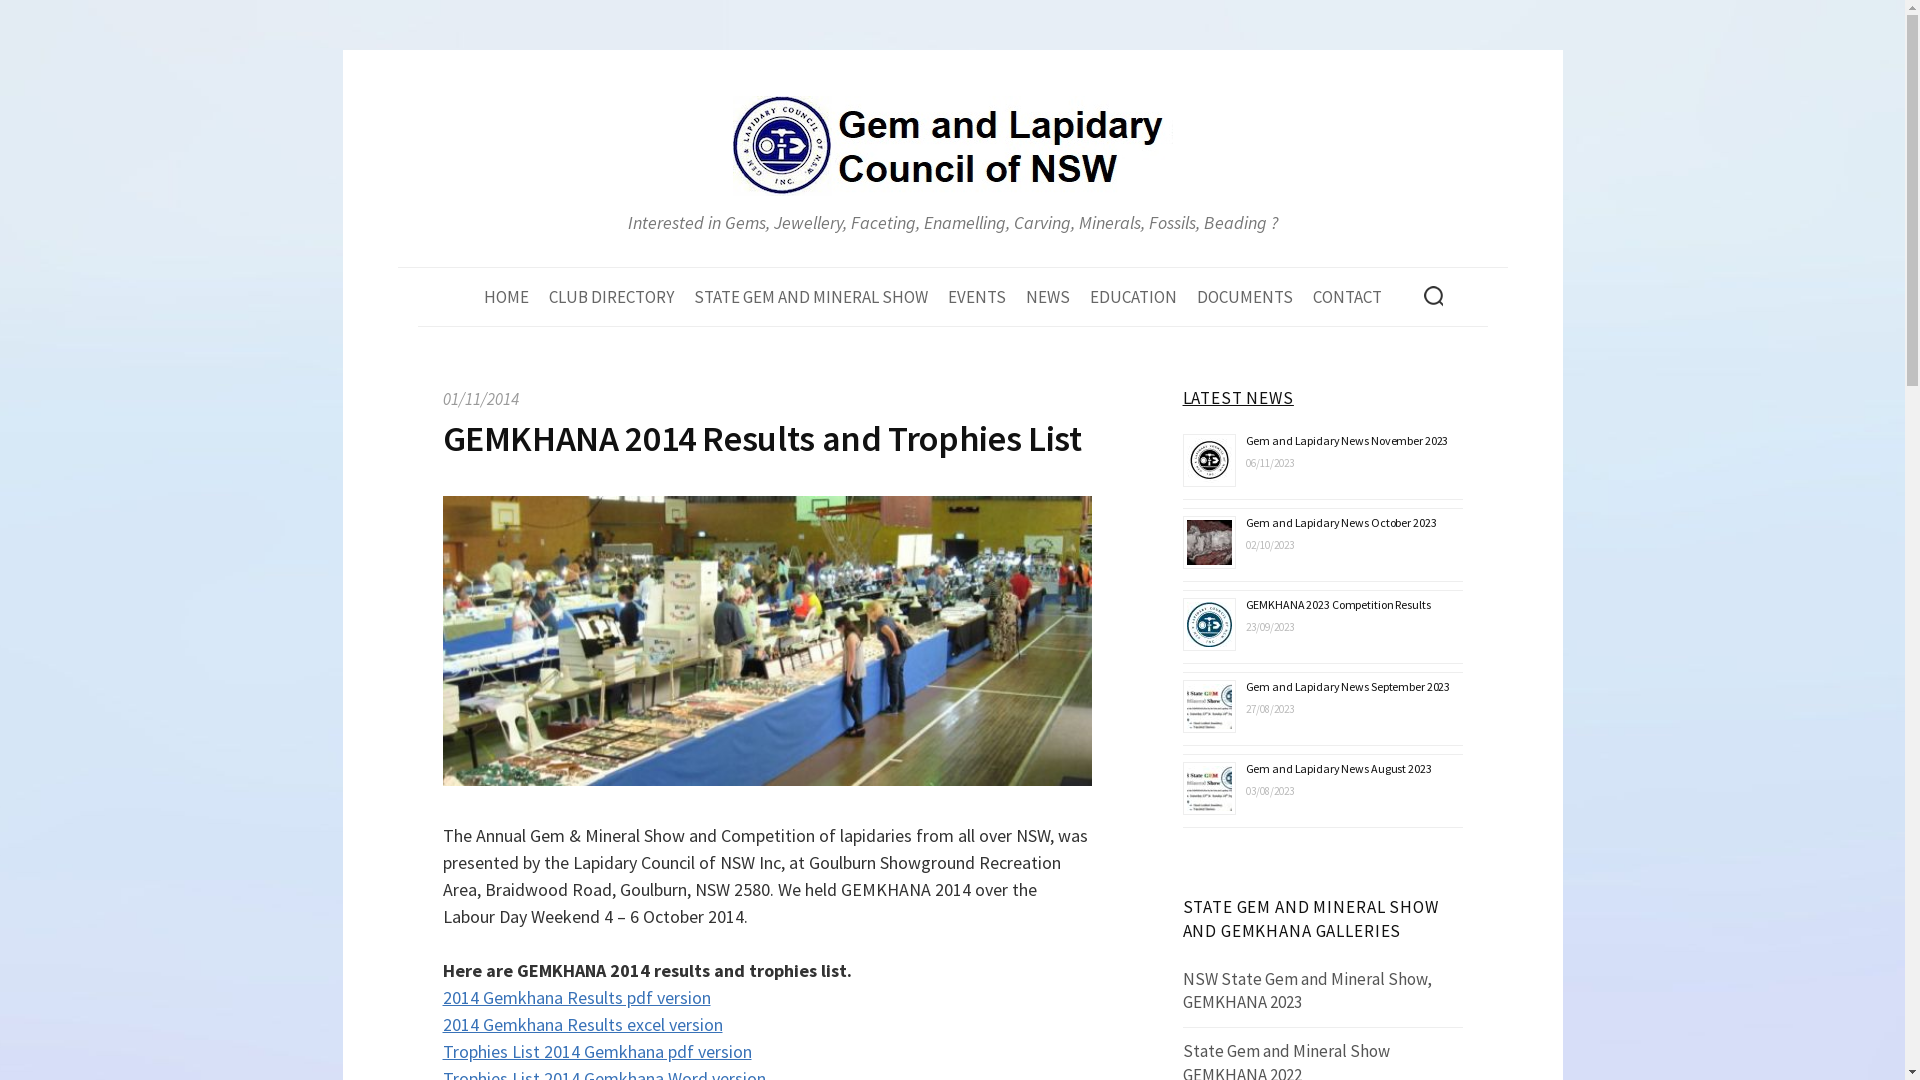 This screenshot has height=1080, width=1920. Describe the element at coordinates (595, 1050) in the screenshot. I see `'Trophies List 2014 Gemkhana pdf version'` at that location.